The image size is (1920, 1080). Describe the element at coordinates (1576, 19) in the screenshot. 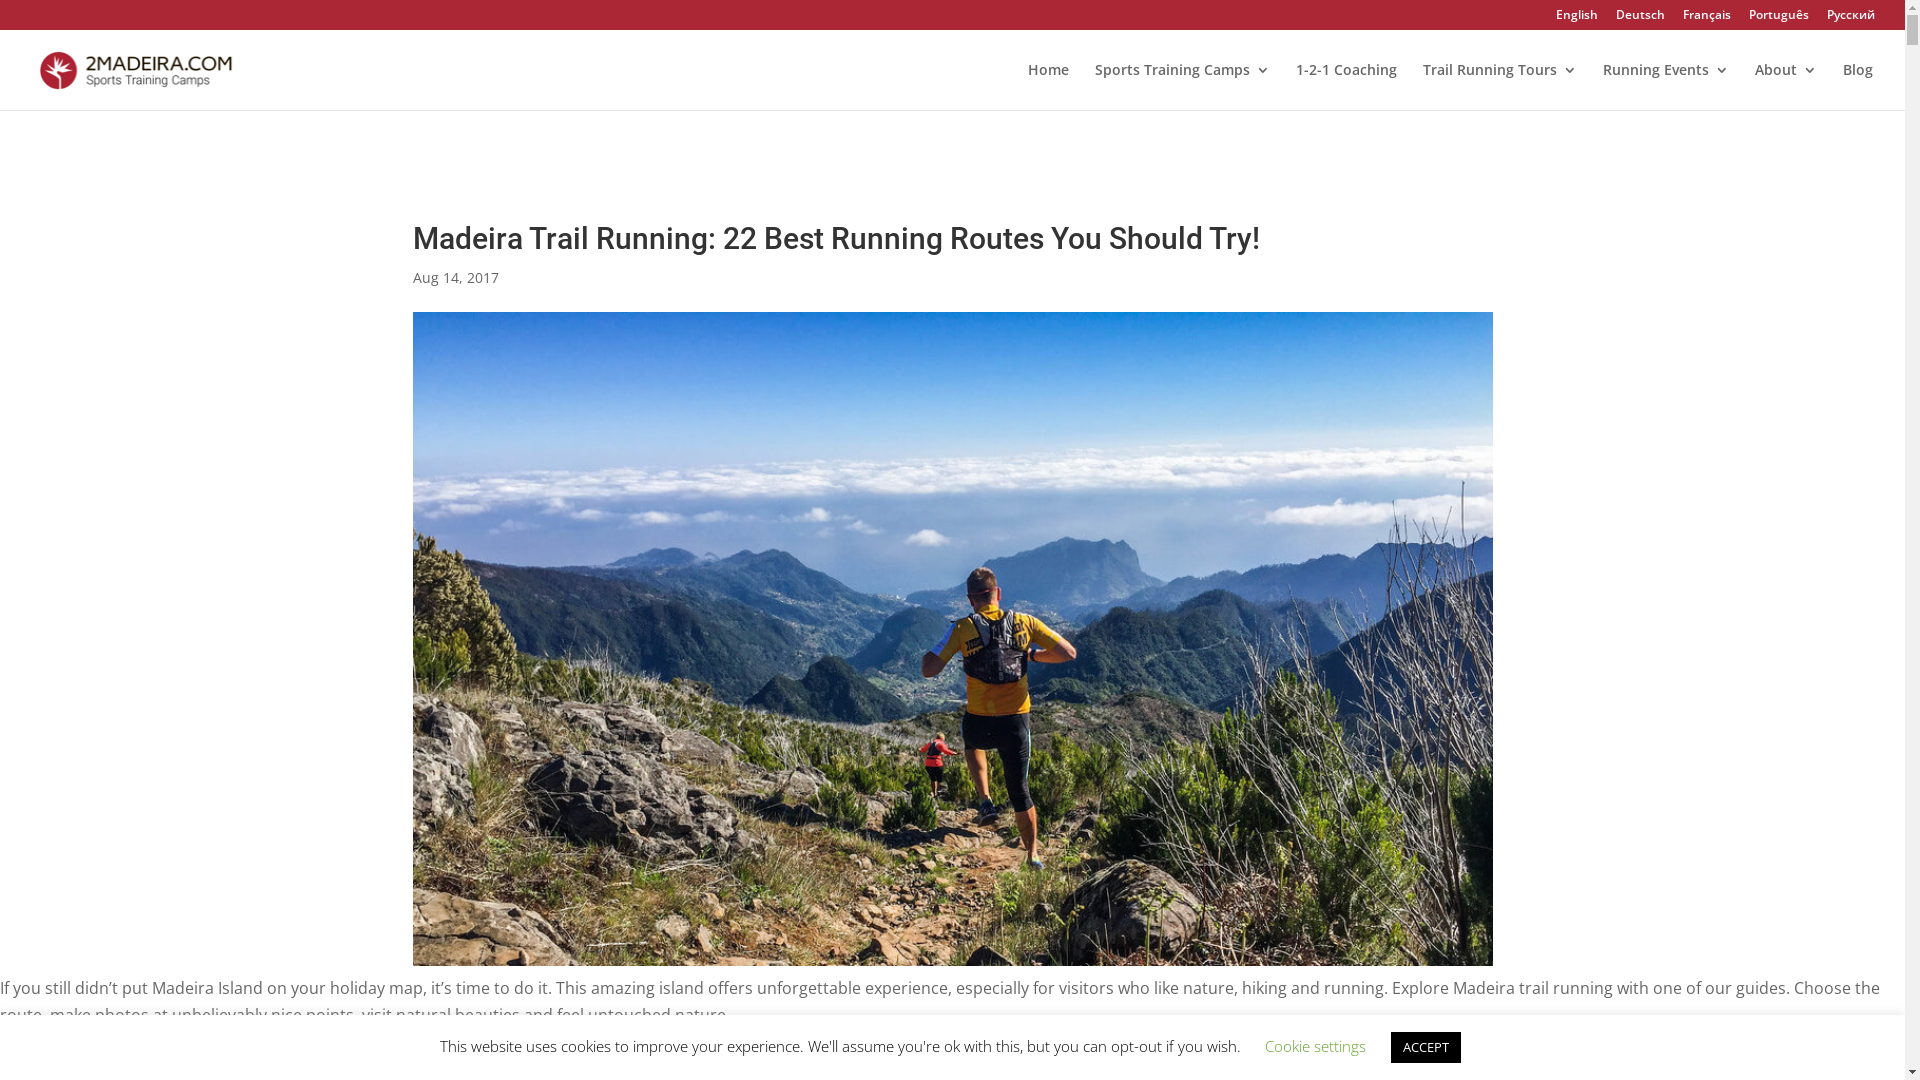

I see `'English'` at that location.